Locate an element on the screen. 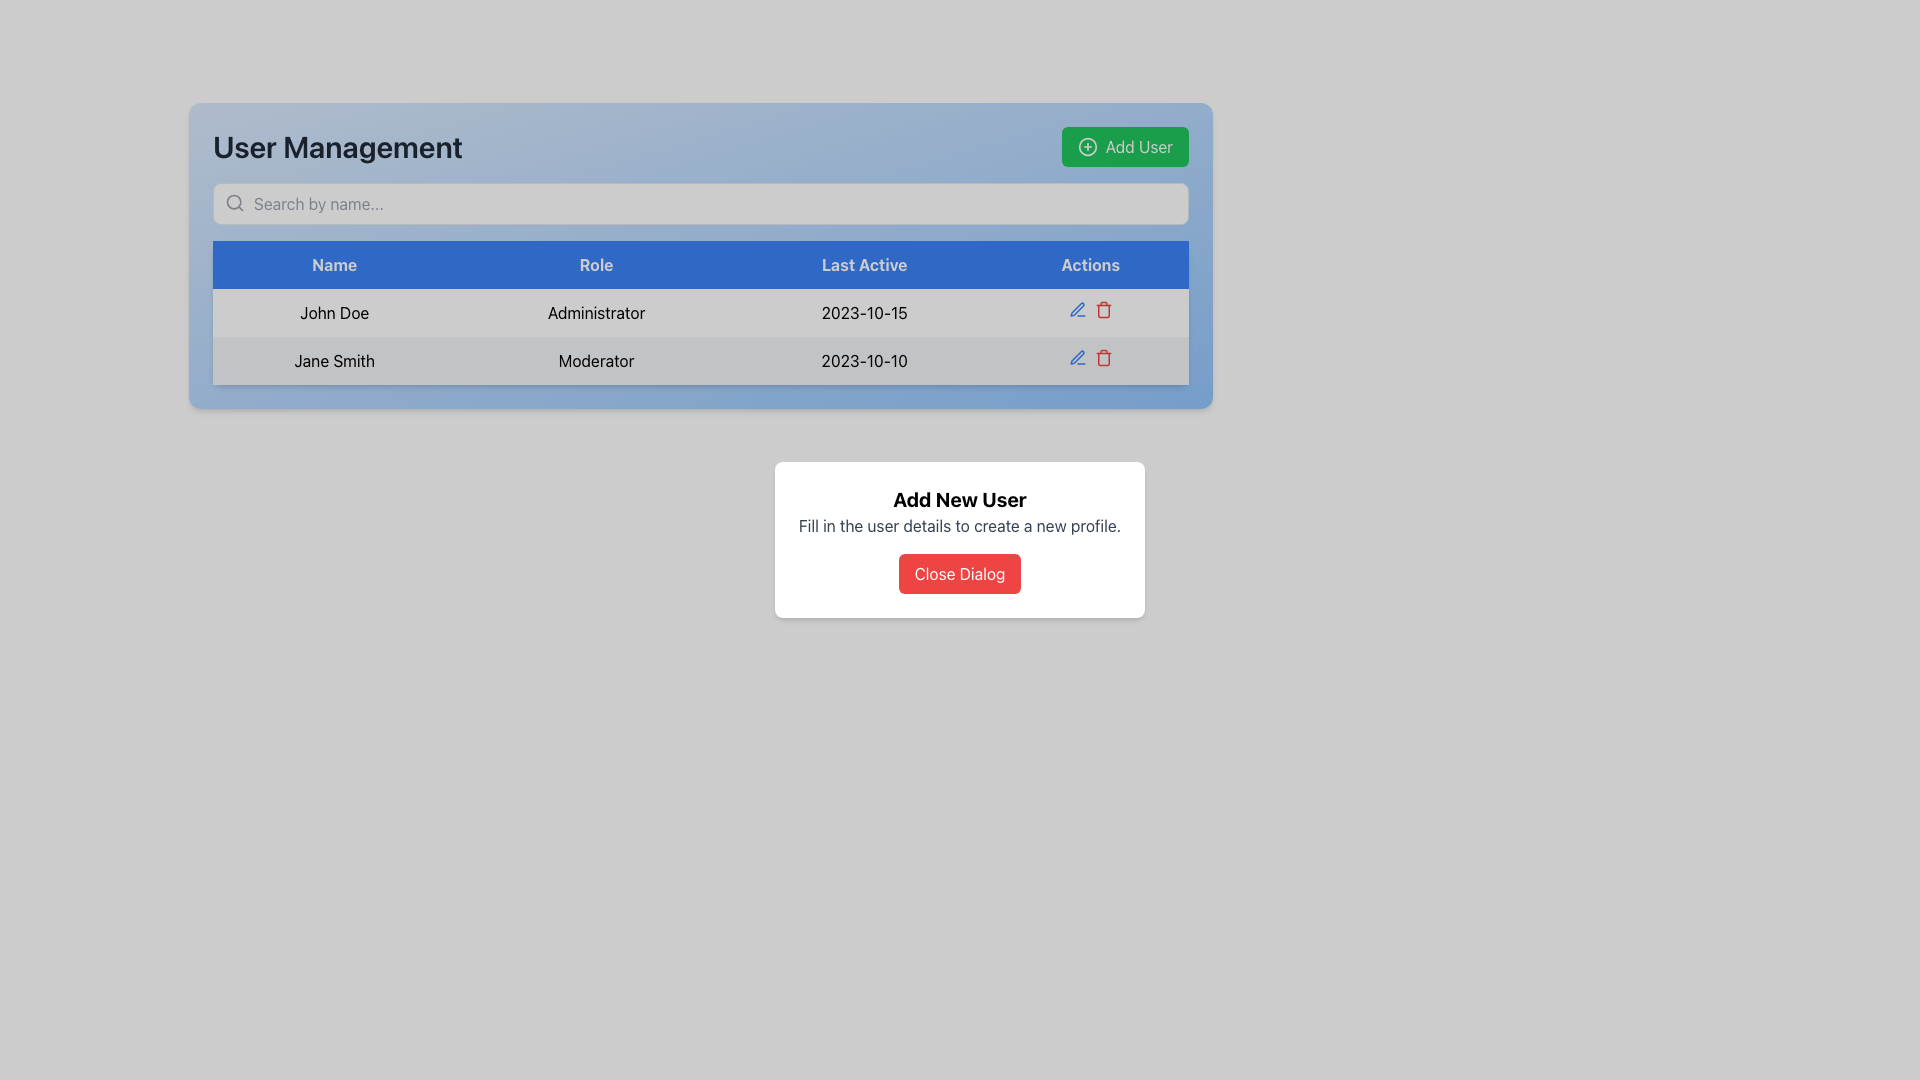 The image size is (1920, 1080). the label that indicates the action of adding a user, located at the top-right corner of the button in the User Management panel is located at coordinates (1139, 145).